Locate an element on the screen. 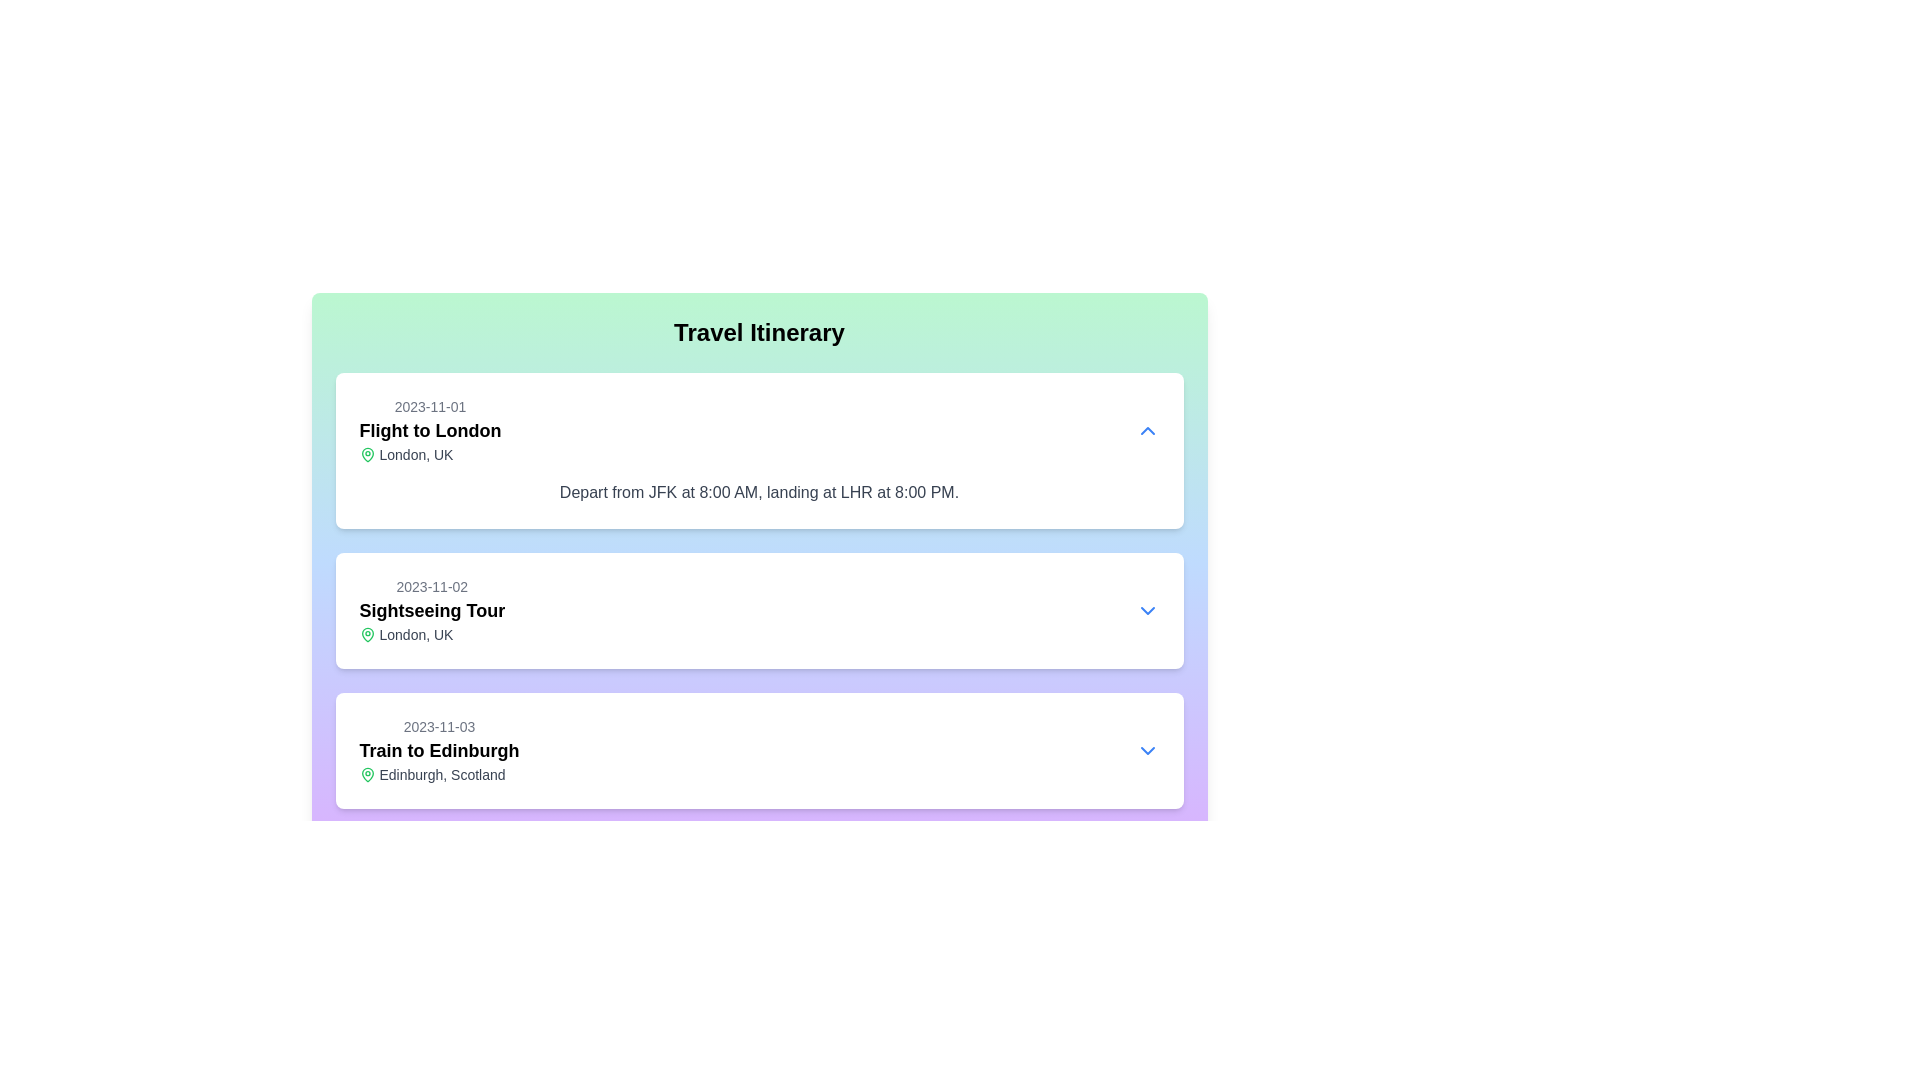 Image resolution: width=1920 pixels, height=1080 pixels. the text label displaying 'Sightseeing Tour', which is centrally aligned below the date label '2023-11-02' and above the location label 'London, UK' is located at coordinates (431, 609).